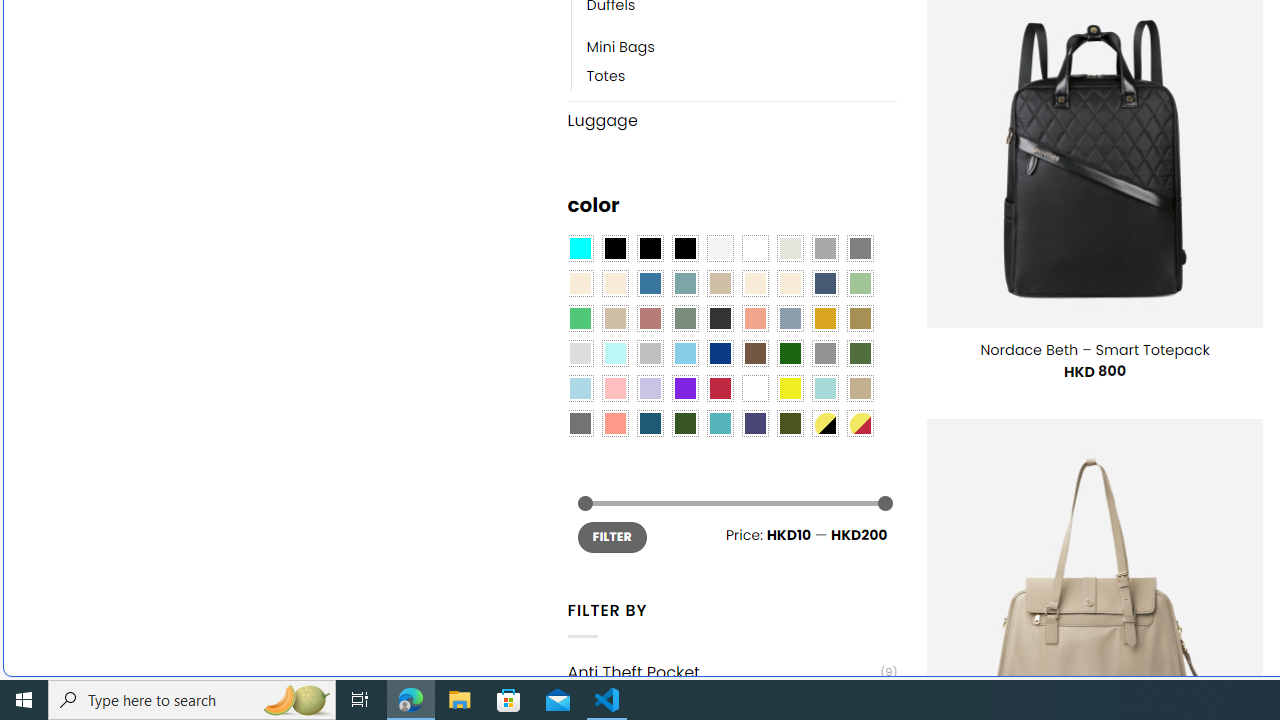 The height and width of the screenshot is (720, 1280). What do you see at coordinates (684, 423) in the screenshot?
I see `'Forest'` at bounding box center [684, 423].